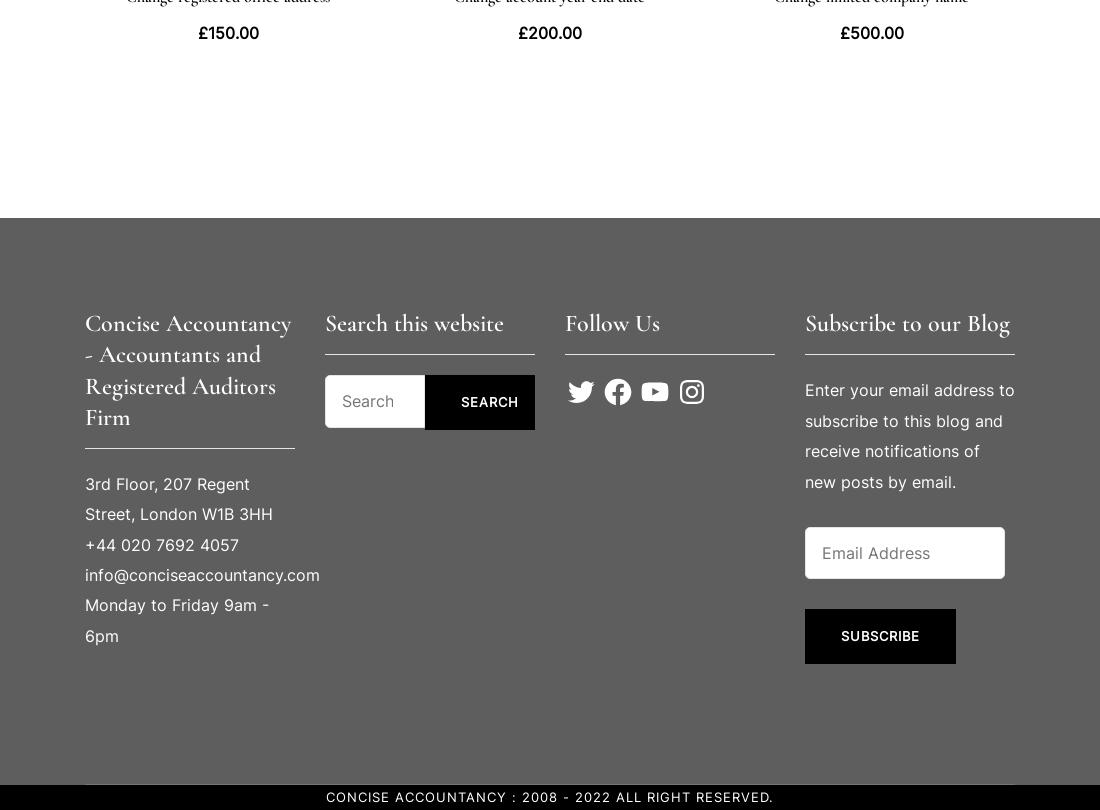 The width and height of the screenshot is (1100, 810). What do you see at coordinates (879, 635) in the screenshot?
I see `'Subscribe'` at bounding box center [879, 635].